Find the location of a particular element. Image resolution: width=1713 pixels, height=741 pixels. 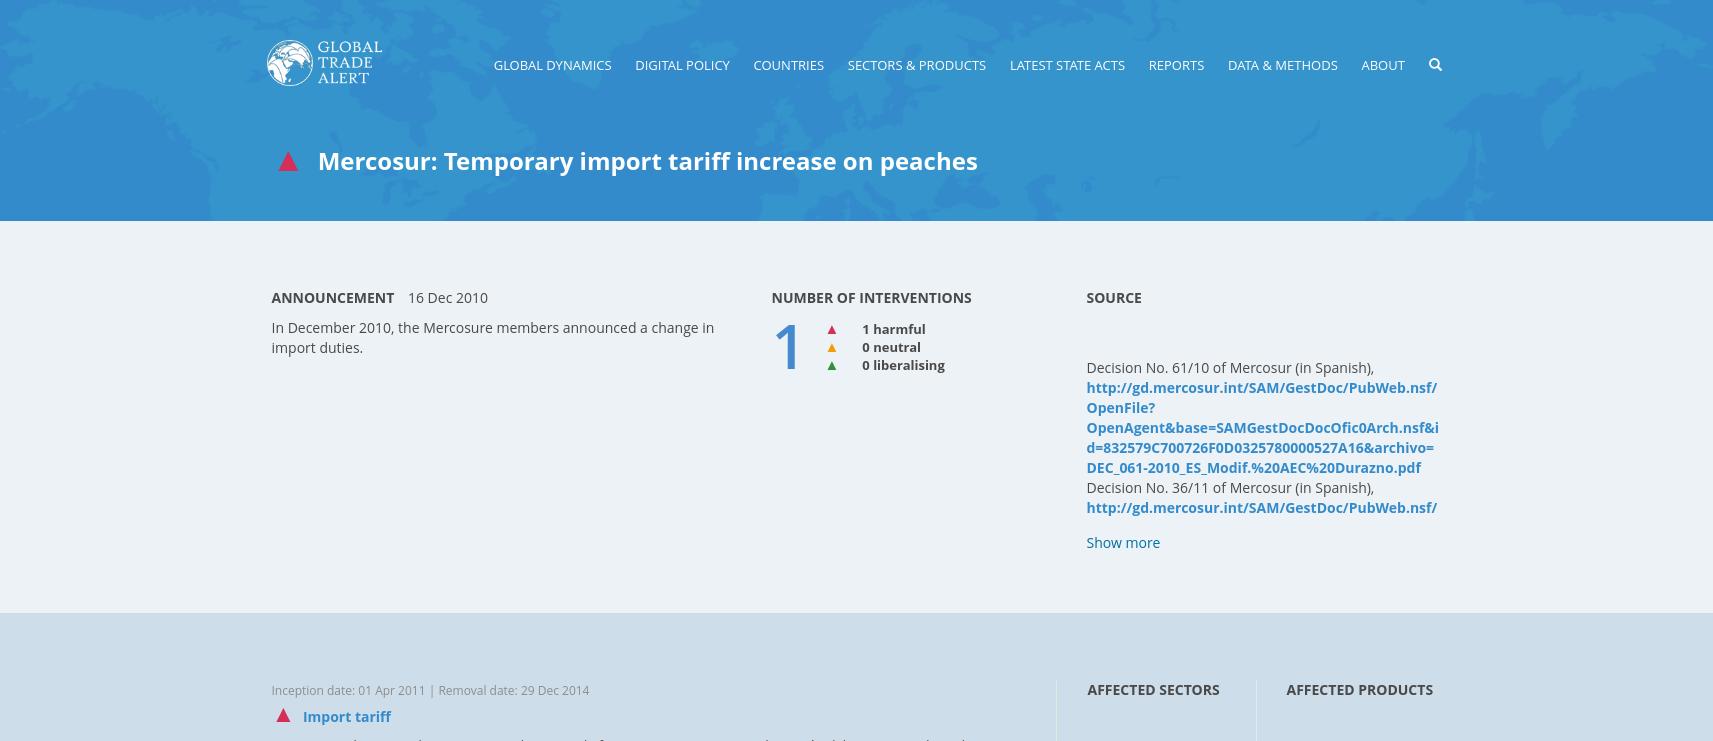

'In December 2010, the Mercosure members announced a change in import duties.' is located at coordinates (491, 337).